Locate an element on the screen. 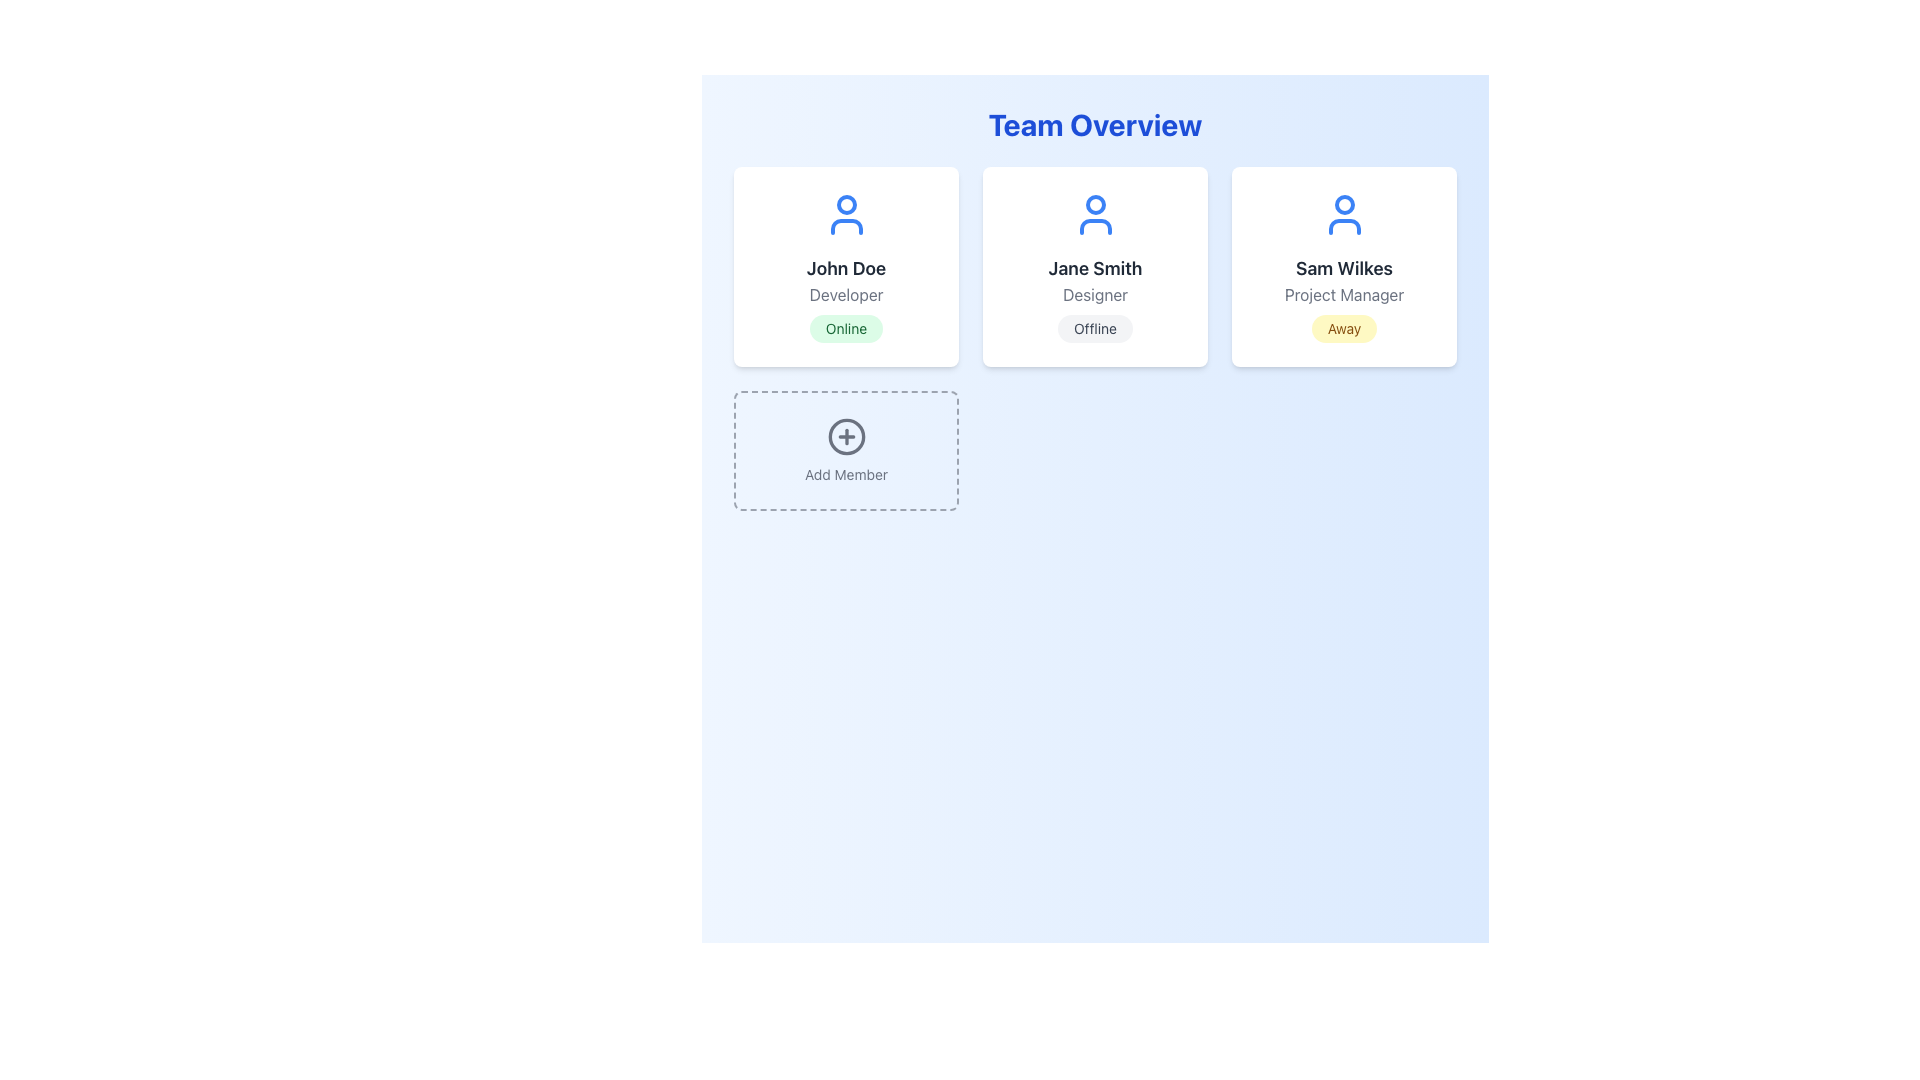  the Profile Card displaying an individual team member's profile, located in the 'Team Overview' section, specifically the second card in a row of three is located at coordinates (1094, 265).